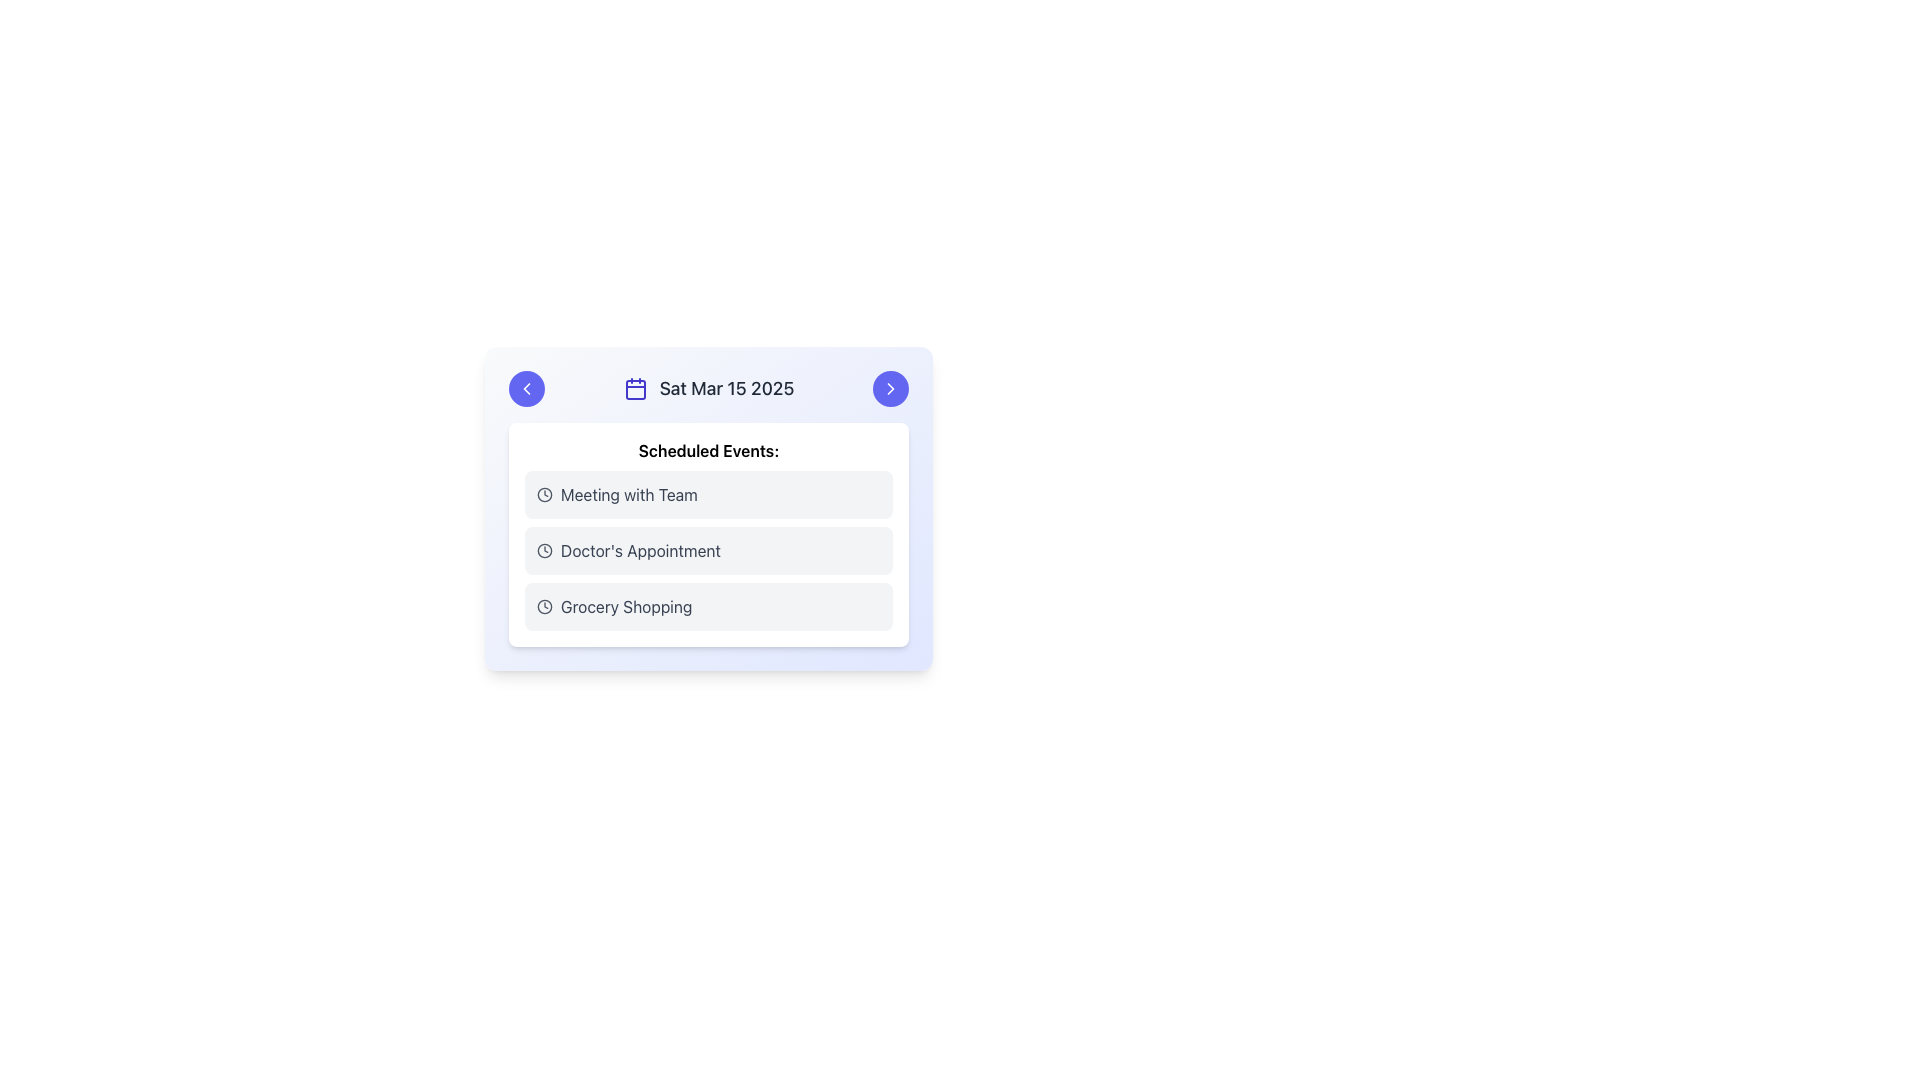 This screenshot has width=1920, height=1080. I want to click on the first scheduled event item titled 'Meeting with Team' in the 'Scheduled Events' list, so click(709, 494).